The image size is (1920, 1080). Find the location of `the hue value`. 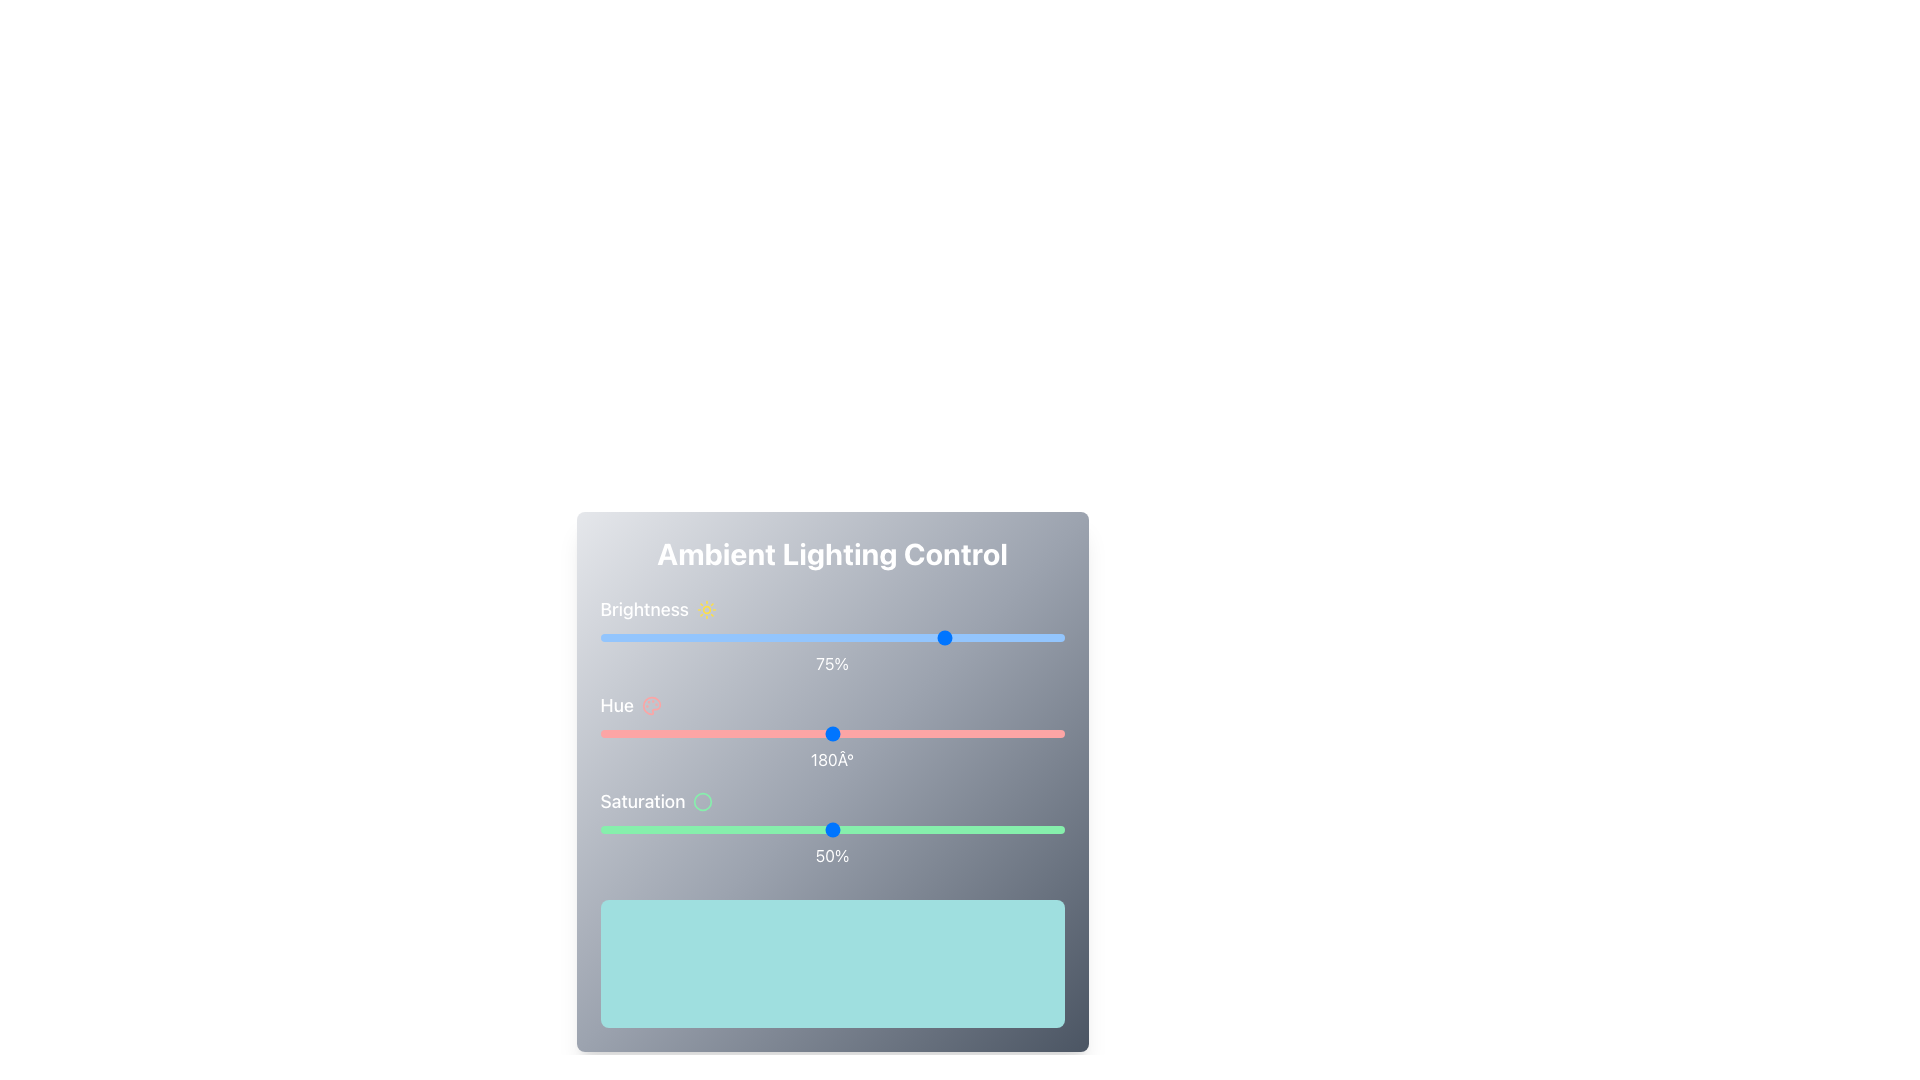

the hue value is located at coordinates (715, 733).